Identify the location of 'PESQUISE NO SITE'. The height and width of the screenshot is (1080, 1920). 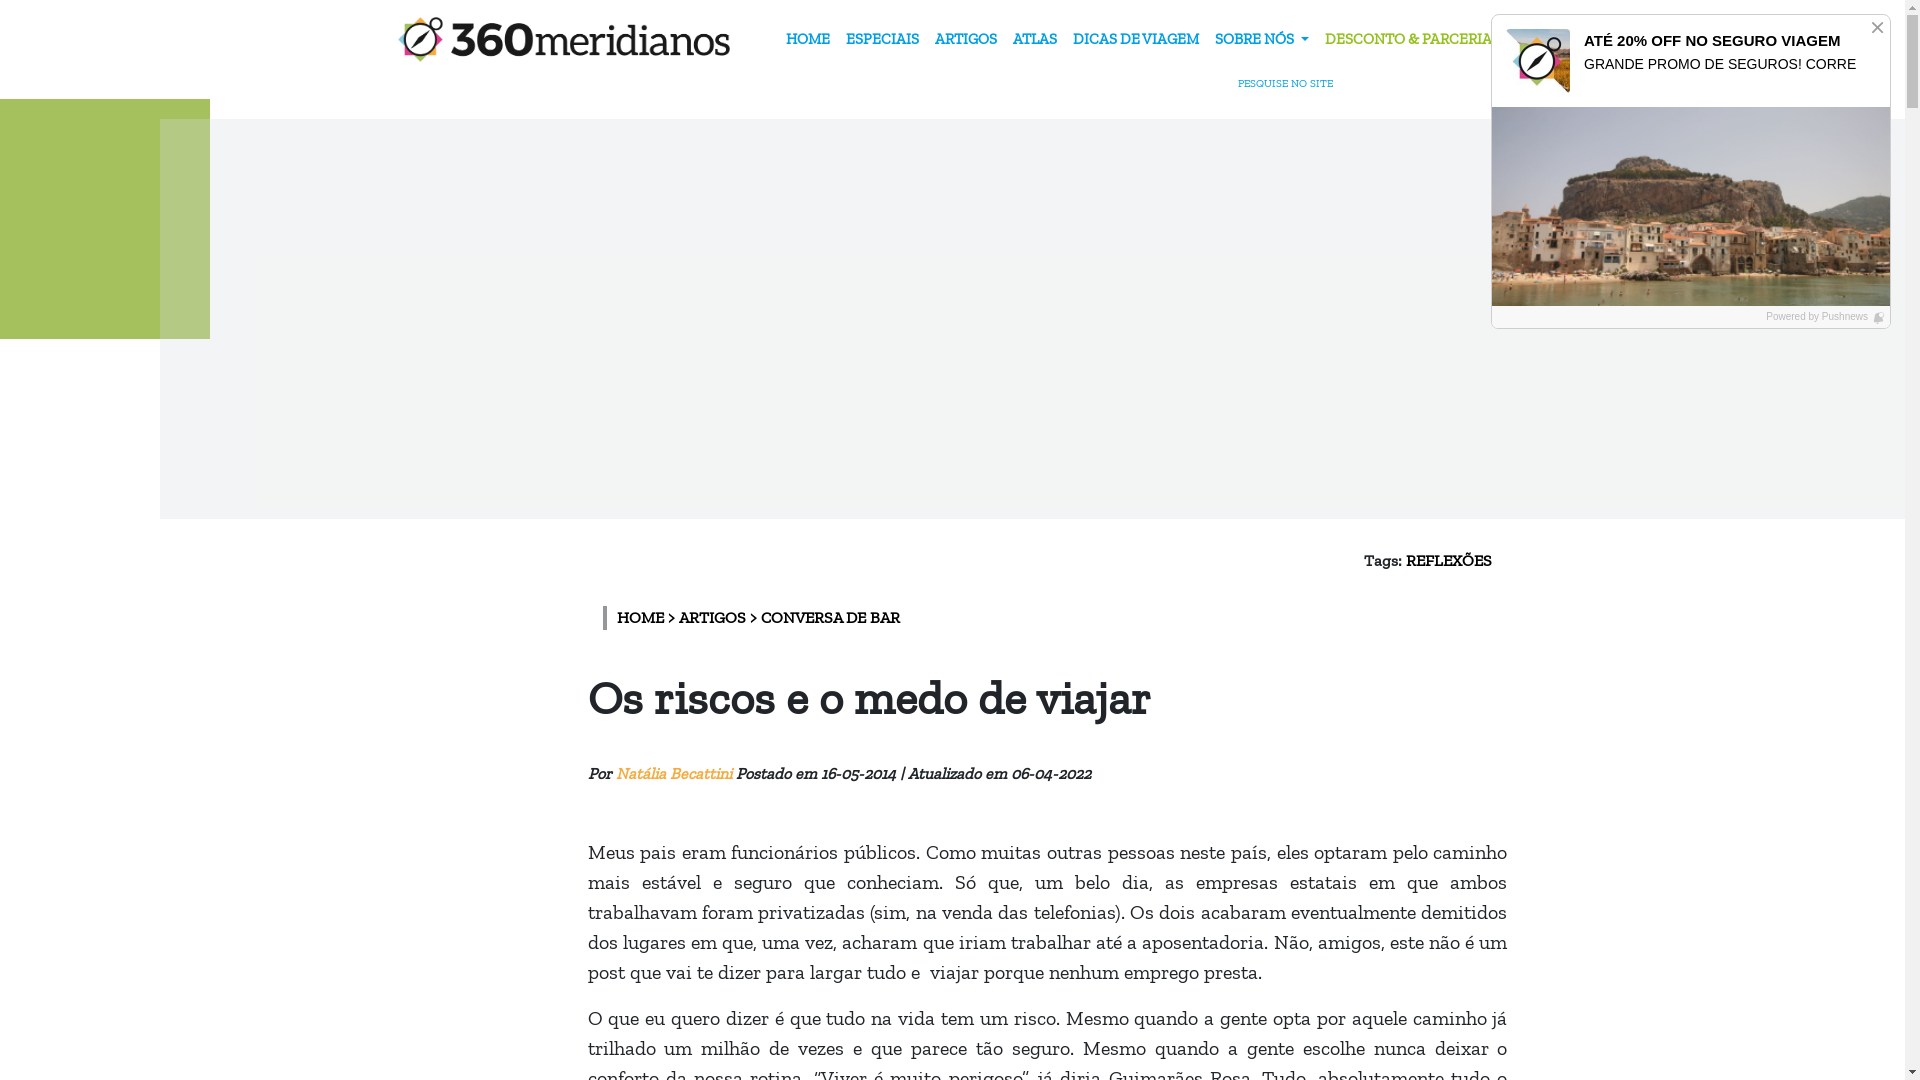
(1299, 83).